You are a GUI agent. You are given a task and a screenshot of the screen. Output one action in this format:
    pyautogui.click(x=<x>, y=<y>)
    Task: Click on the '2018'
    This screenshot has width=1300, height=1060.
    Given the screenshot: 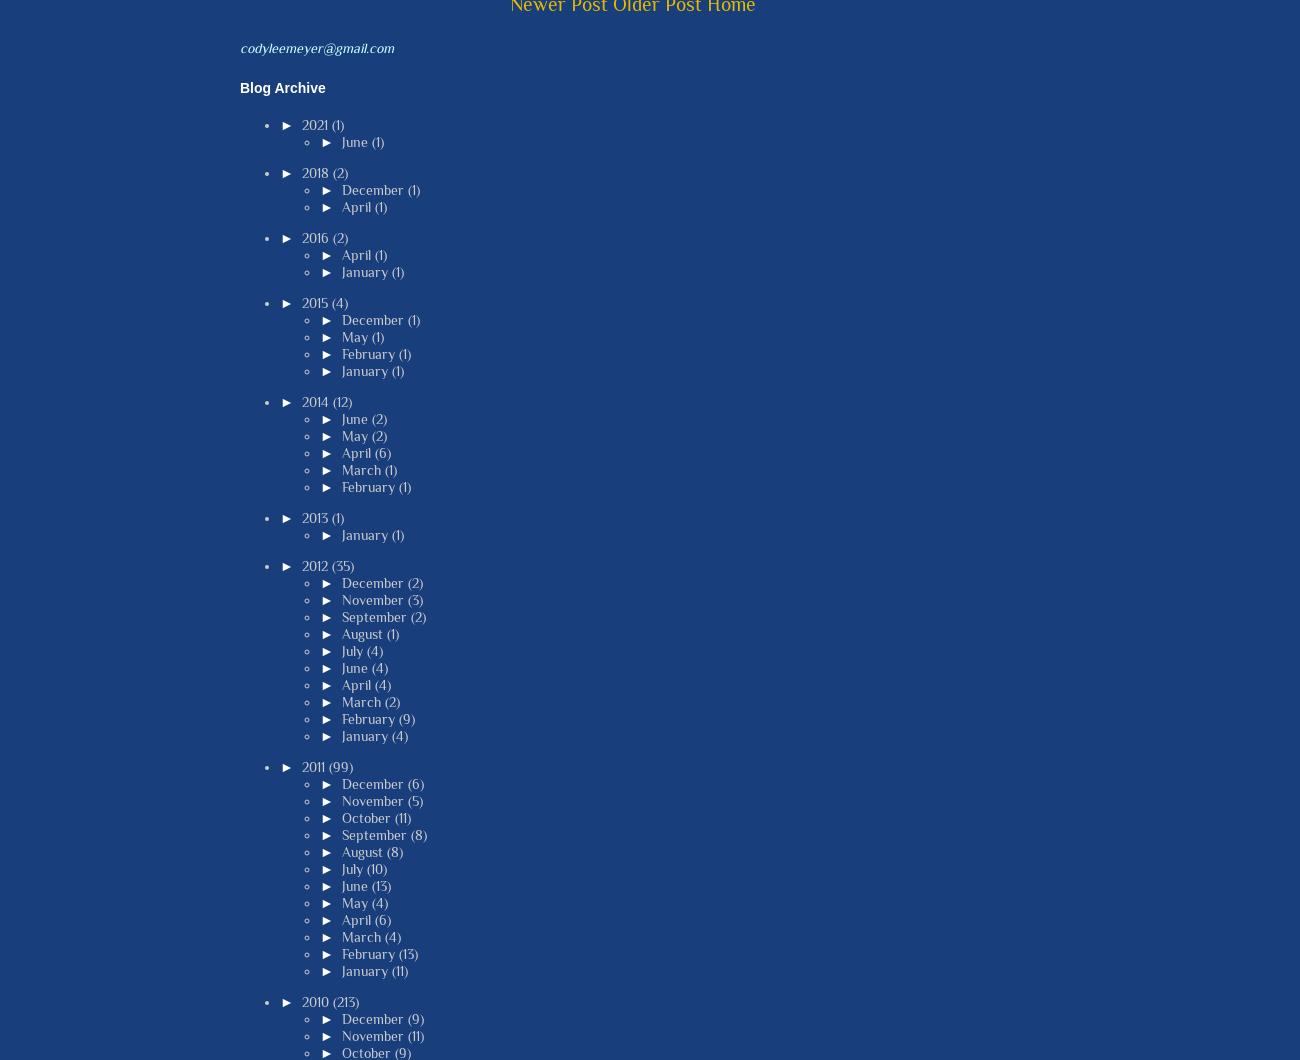 What is the action you would take?
    pyautogui.click(x=316, y=171)
    